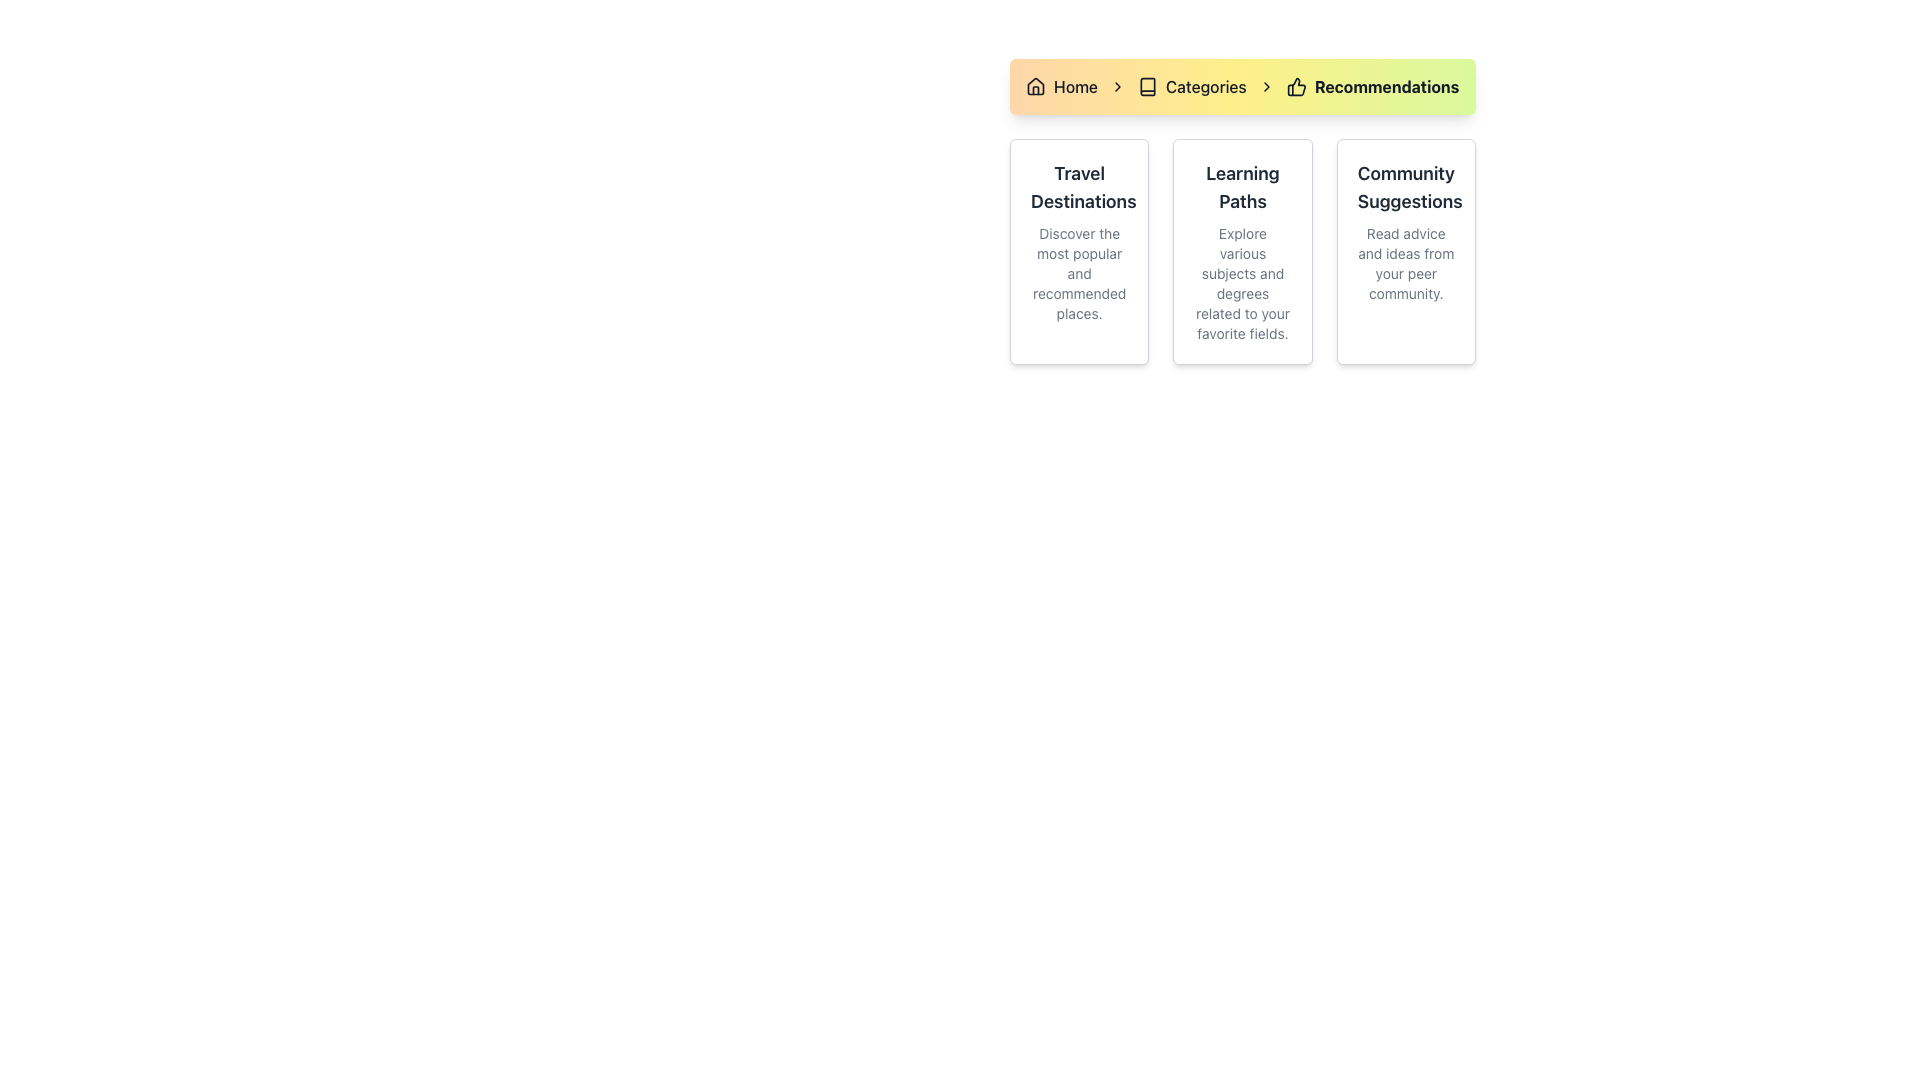 This screenshot has height=1080, width=1920. What do you see at coordinates (1296, 86) in the screenshot?
I see `the first icon in the navigation bar, which represents approvals or recommendations, located to the left of the 'Recommendations' text` at bounding box center [1296, 86].